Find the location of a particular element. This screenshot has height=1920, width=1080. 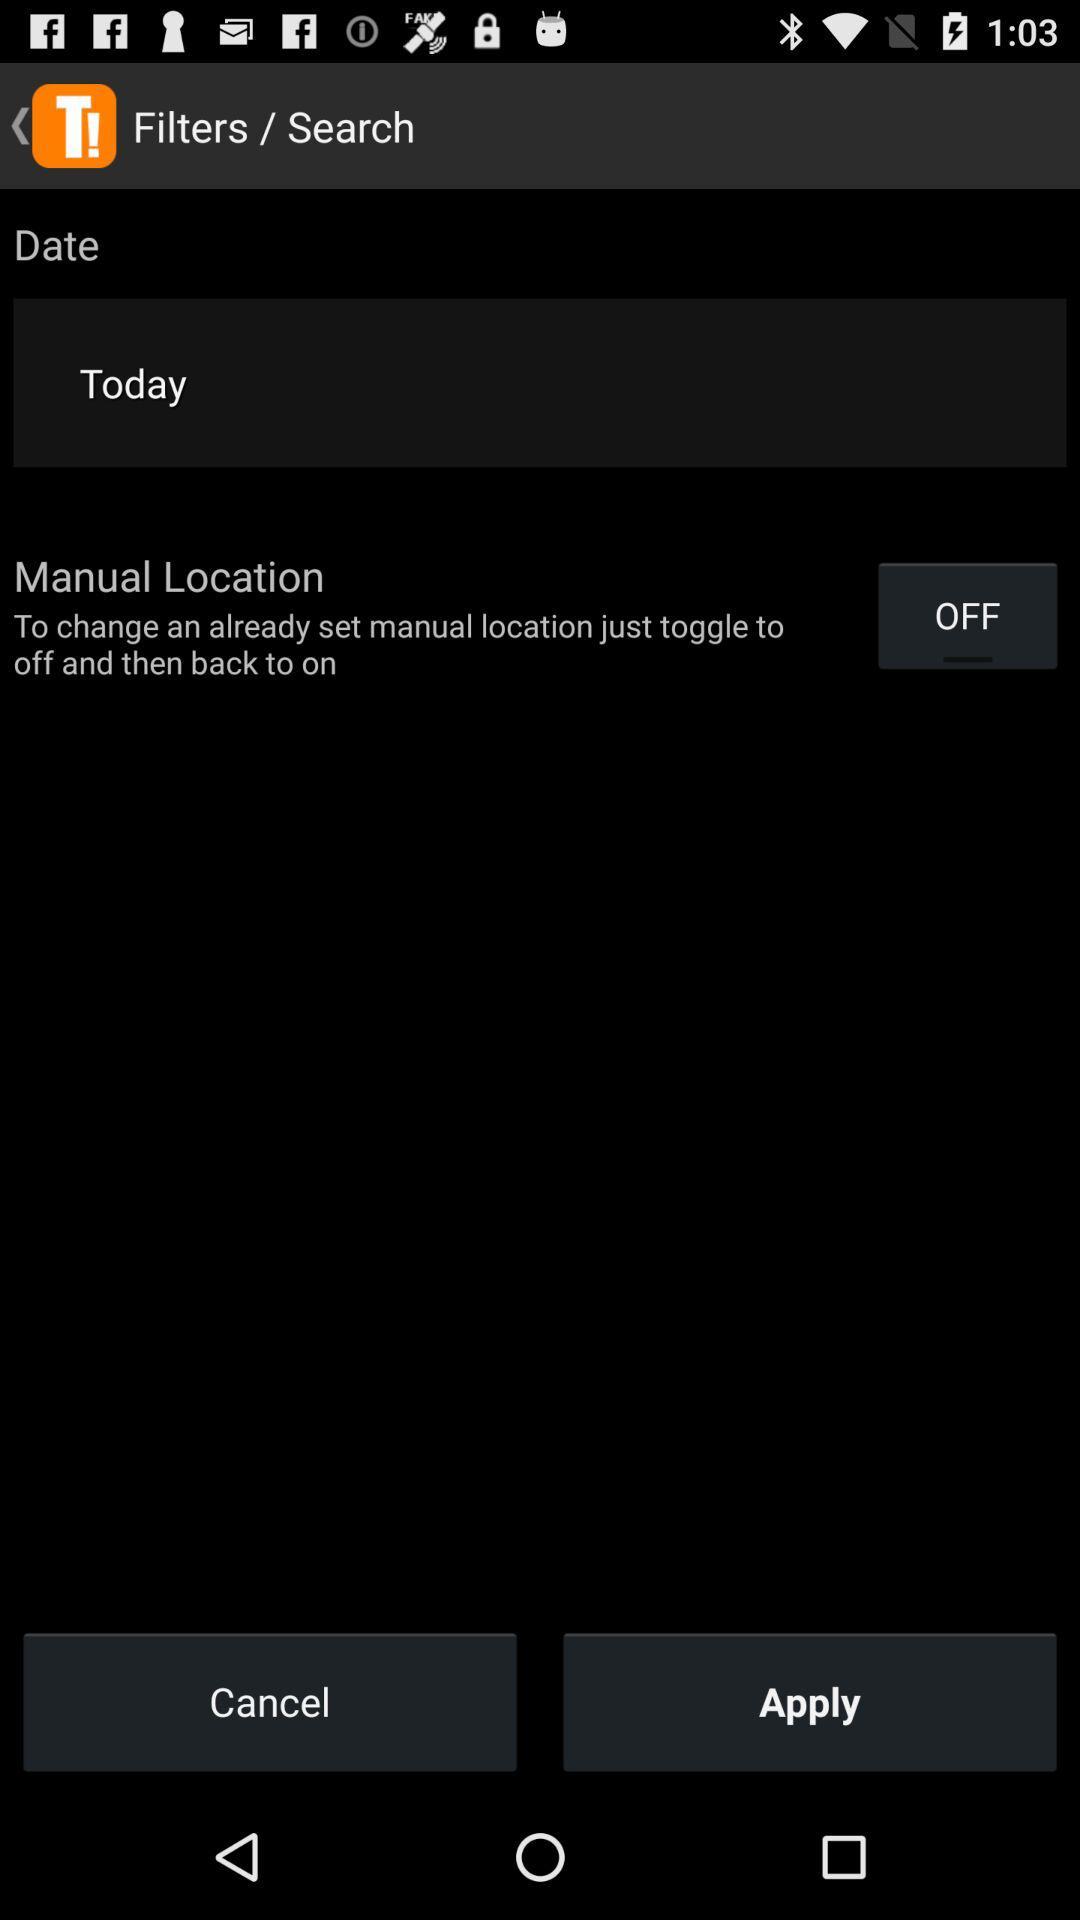

the icon to the left of the apply icon is located at coordinates (270, 1700).